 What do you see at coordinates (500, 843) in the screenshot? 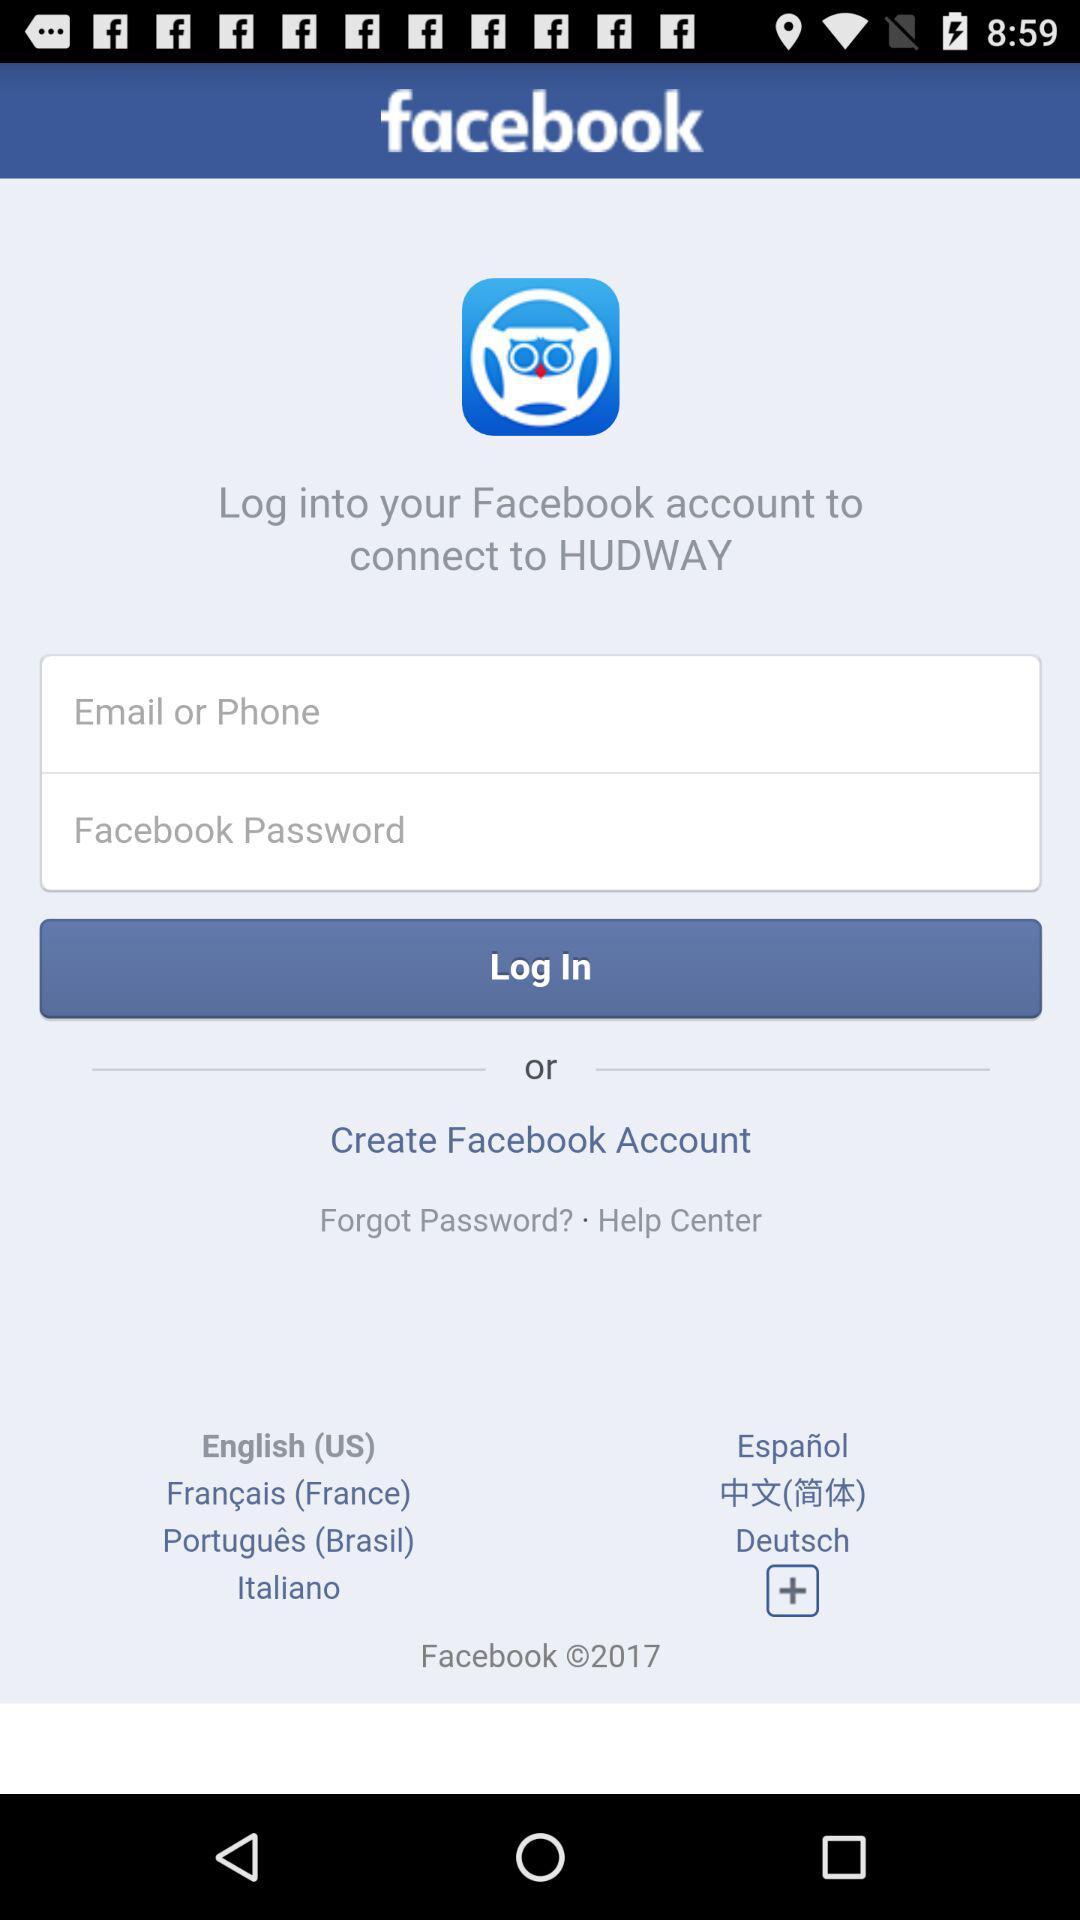
I see `the text field facebook password` at bounding box center [500, 843].